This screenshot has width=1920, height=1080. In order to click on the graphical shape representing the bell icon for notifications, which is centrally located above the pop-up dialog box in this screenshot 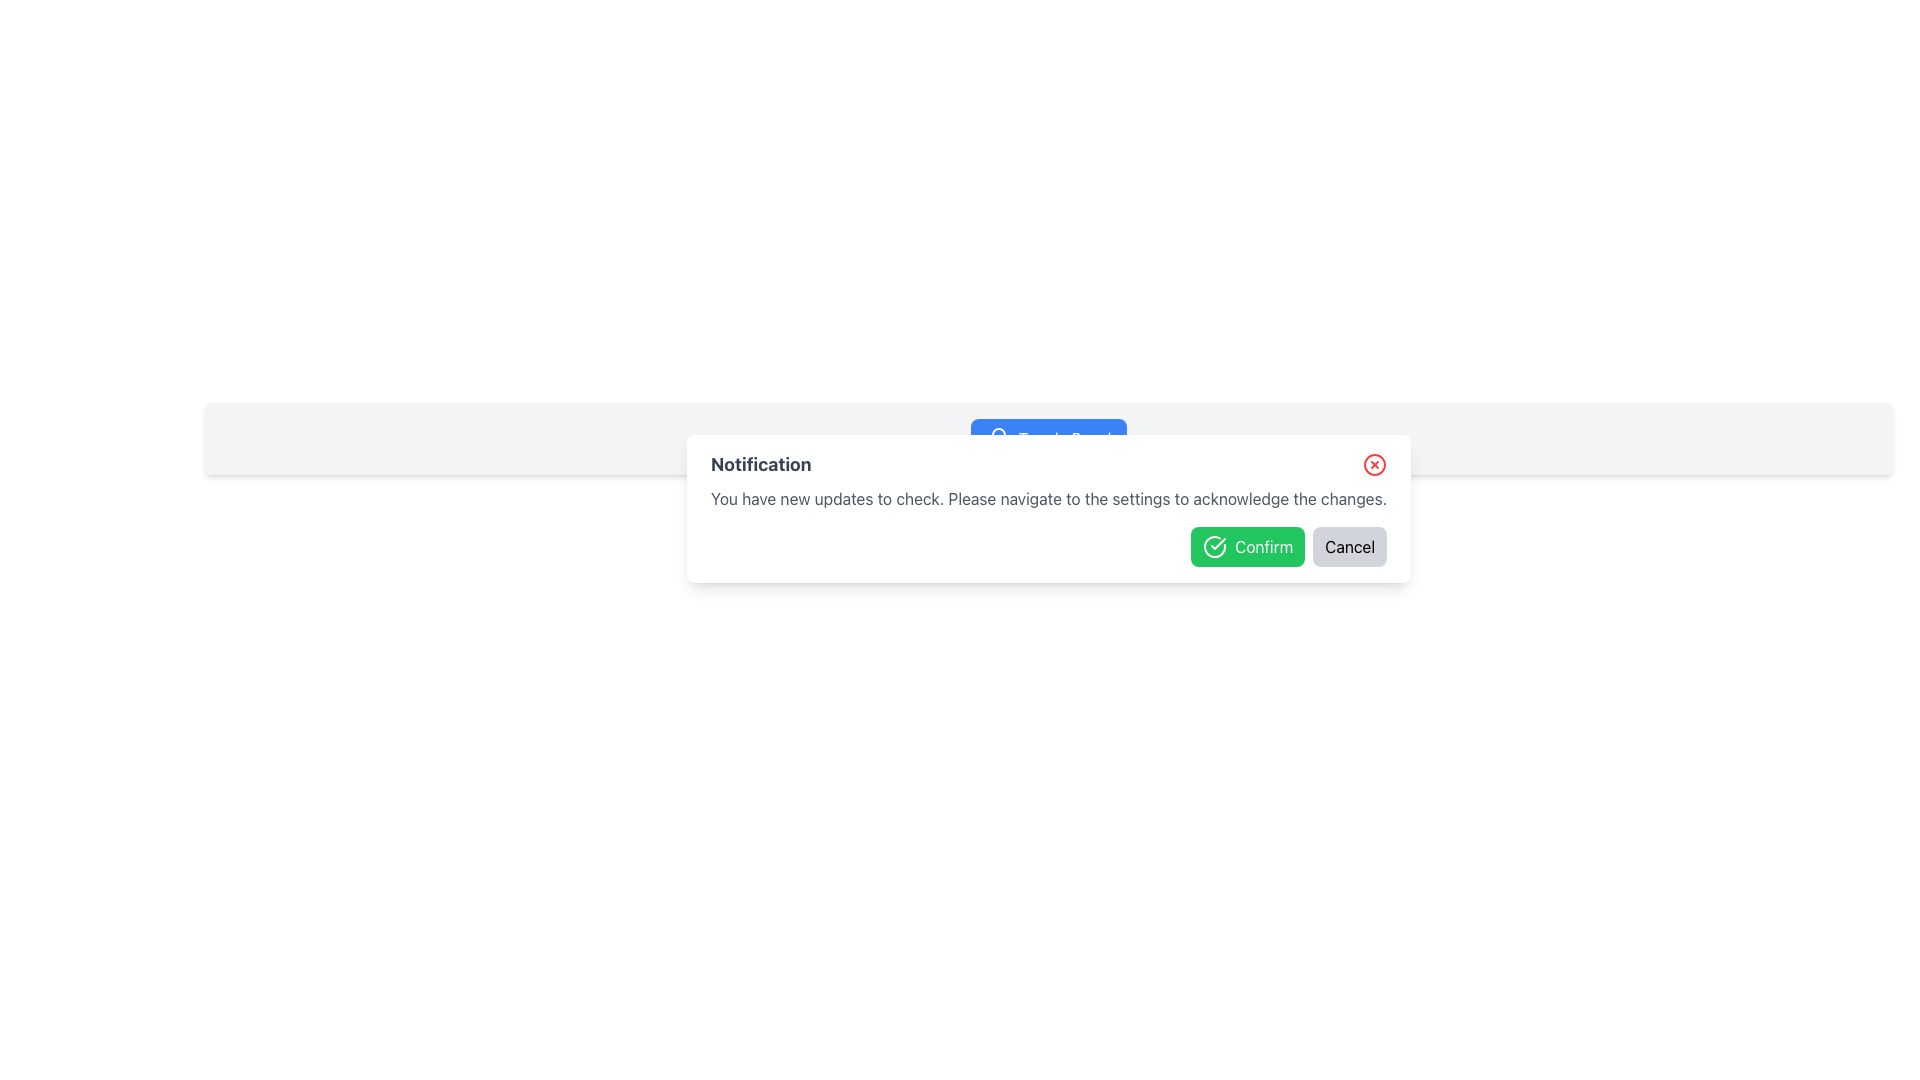, I will do `click(998, 435)`.